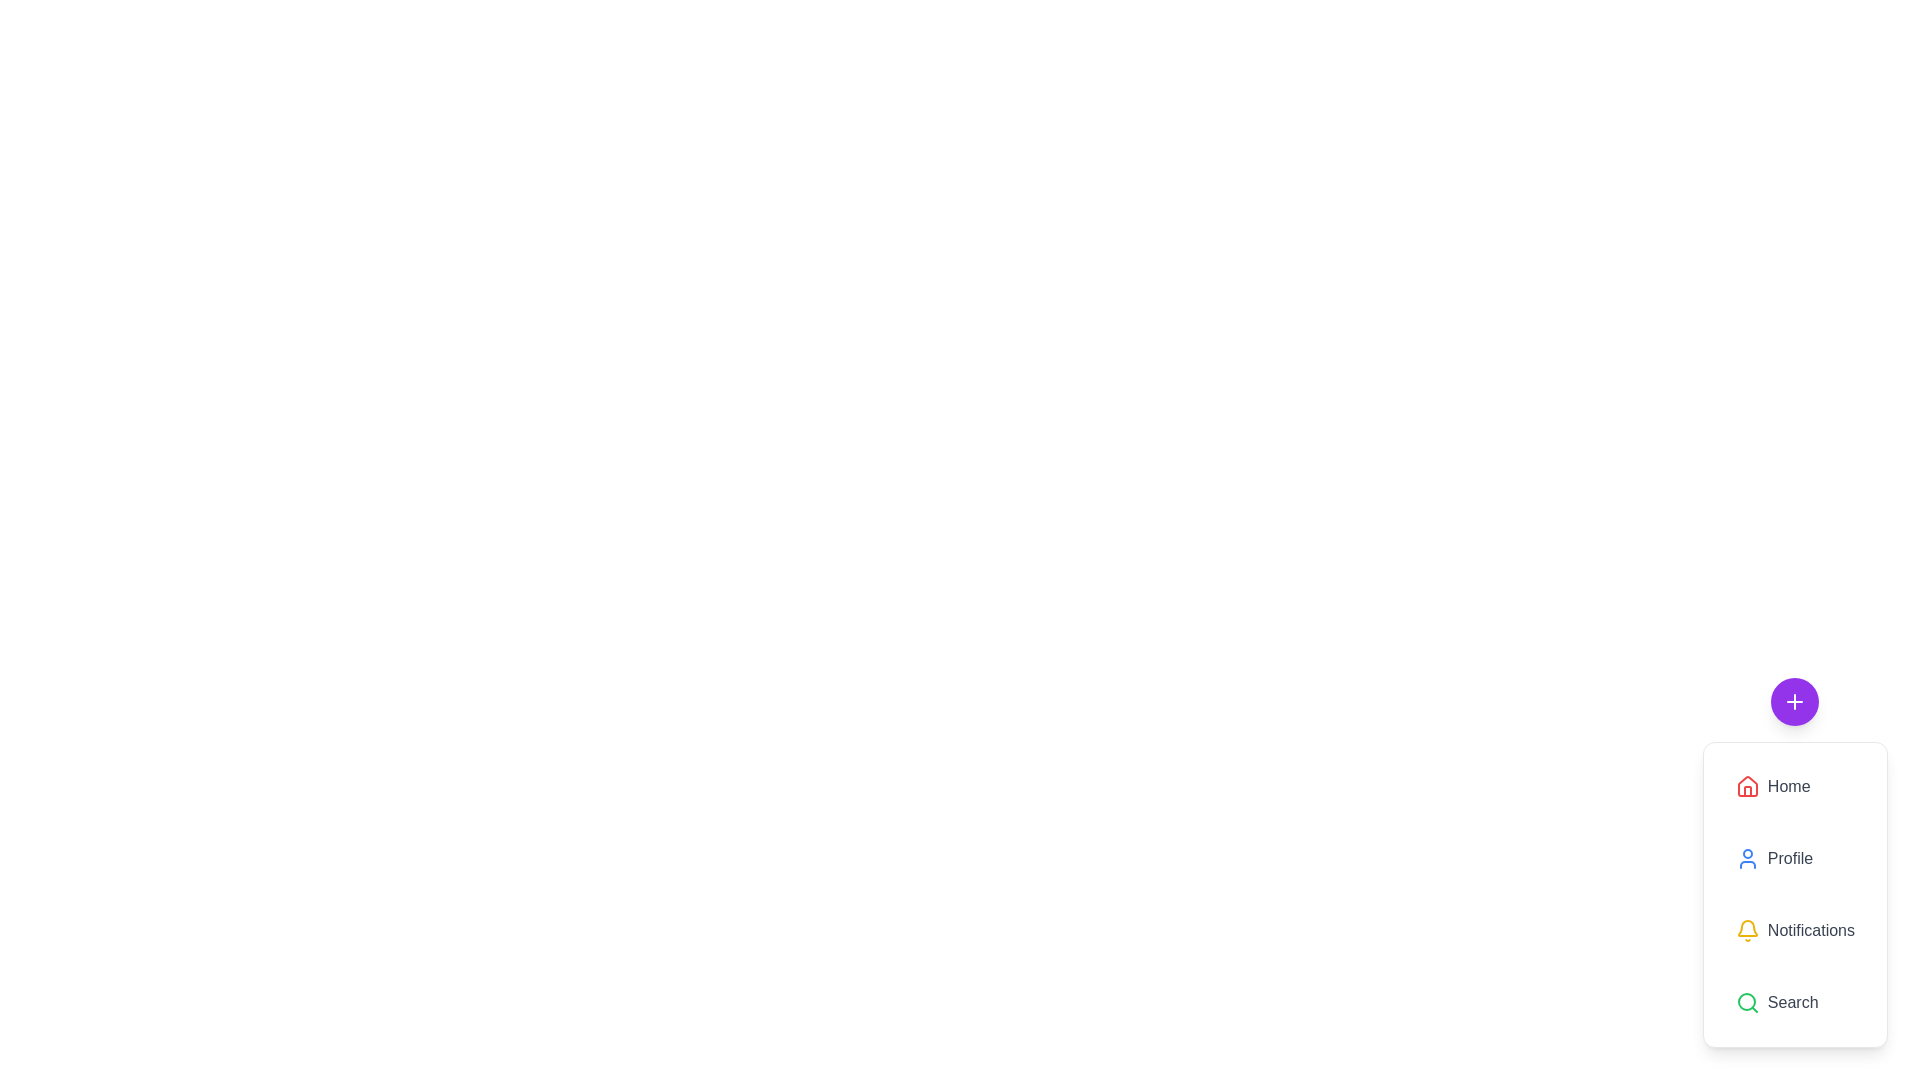 The width and height of the screenshot is (1920, 1080). I want to click on the purple circular button with a plus icon to toggle the menu, so click(1795, 701).